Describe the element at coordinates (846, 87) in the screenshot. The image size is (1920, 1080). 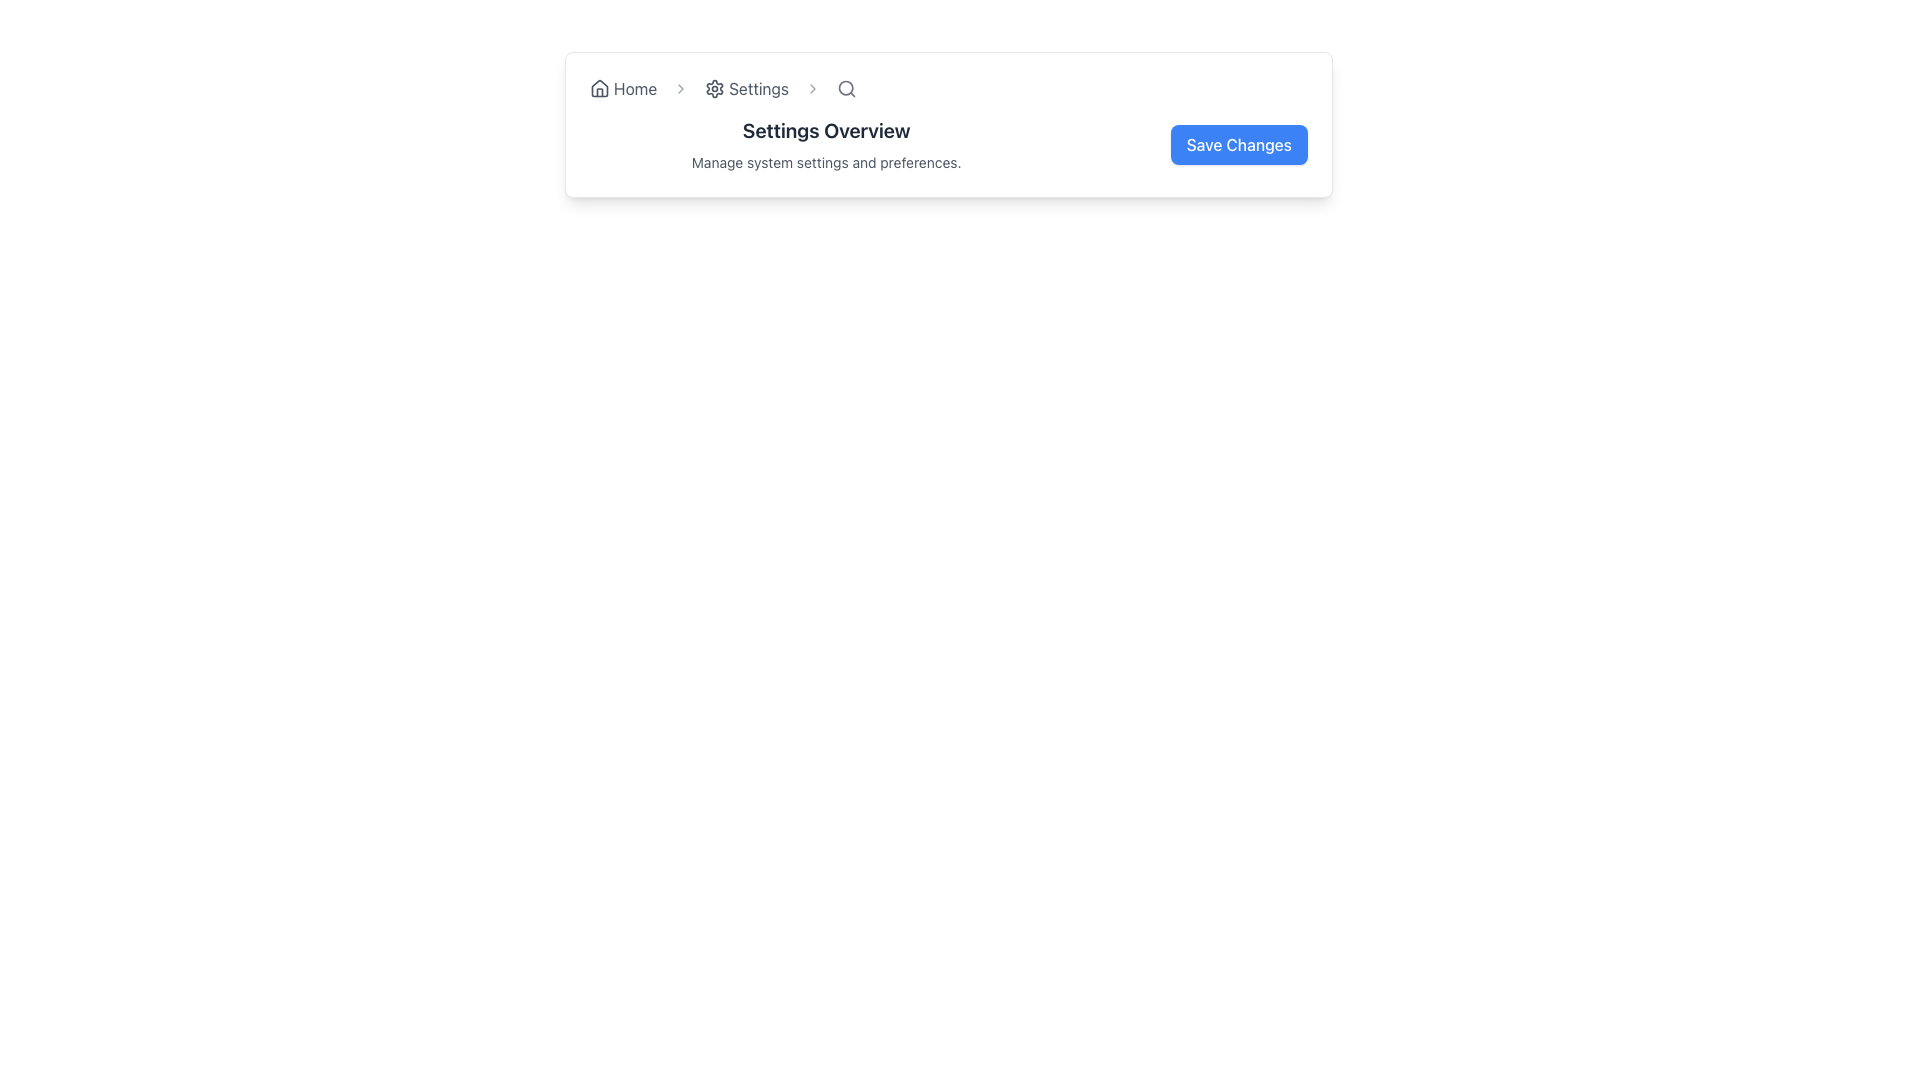
I see `the main circular body of the search icon located in the upper-right corner navigation bar` at that location.